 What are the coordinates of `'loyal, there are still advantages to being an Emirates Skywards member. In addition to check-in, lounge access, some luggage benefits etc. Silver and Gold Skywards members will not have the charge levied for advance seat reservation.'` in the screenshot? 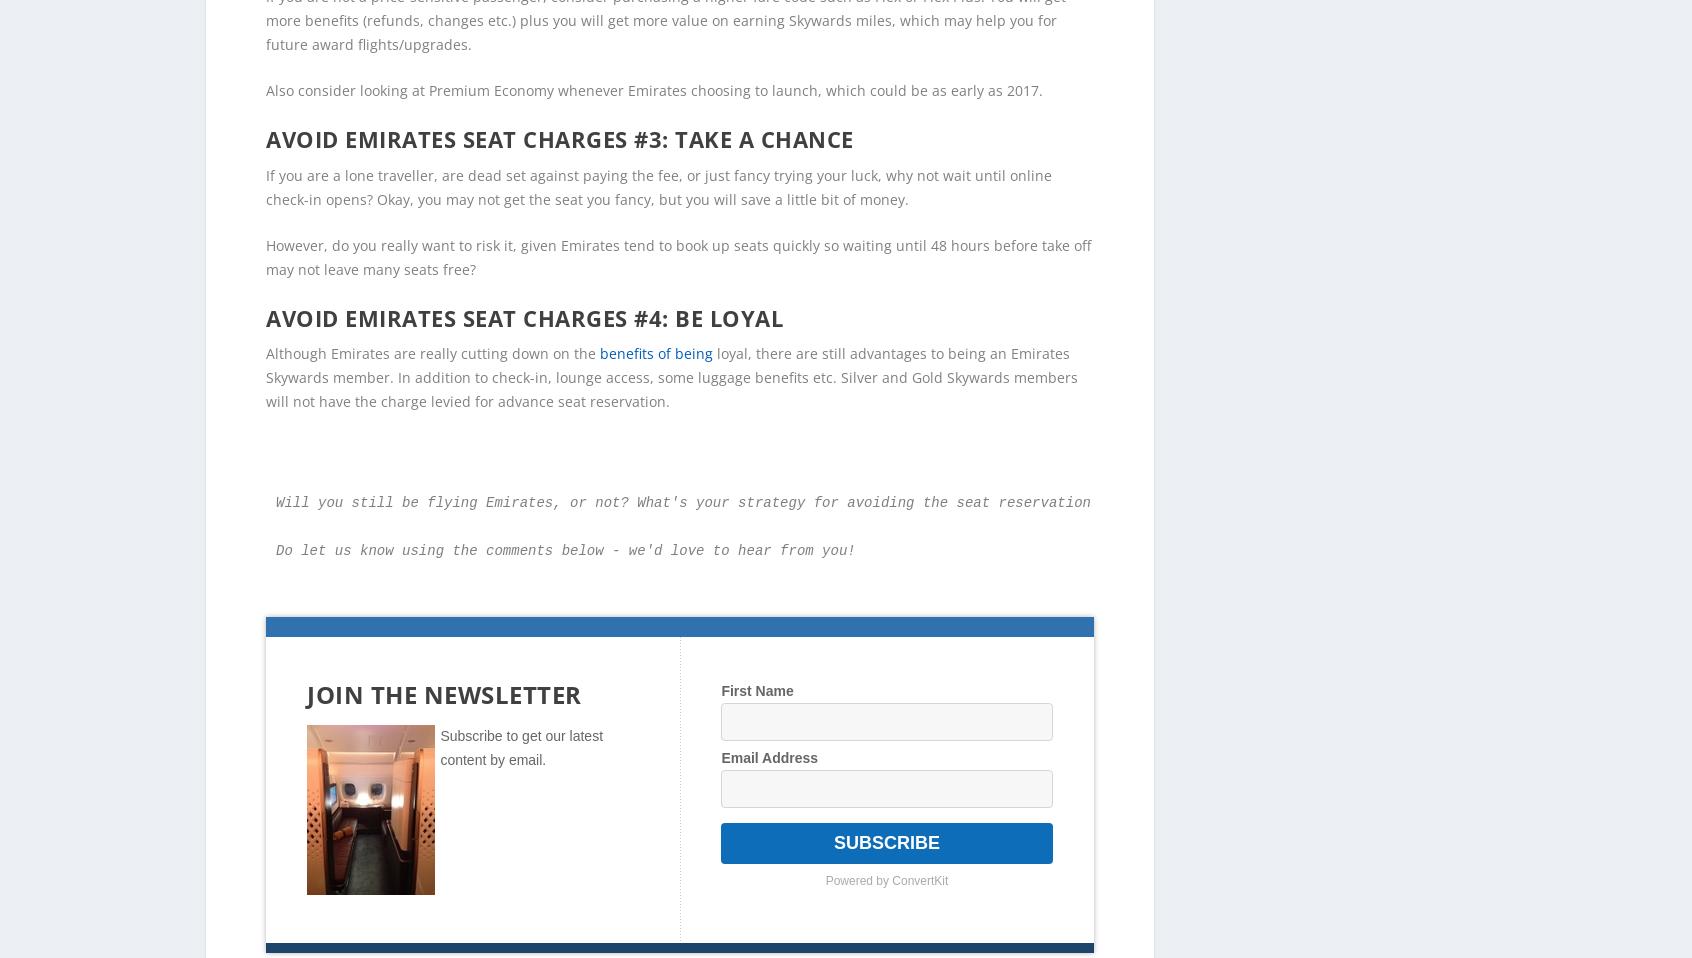 It's located at (672, 343).